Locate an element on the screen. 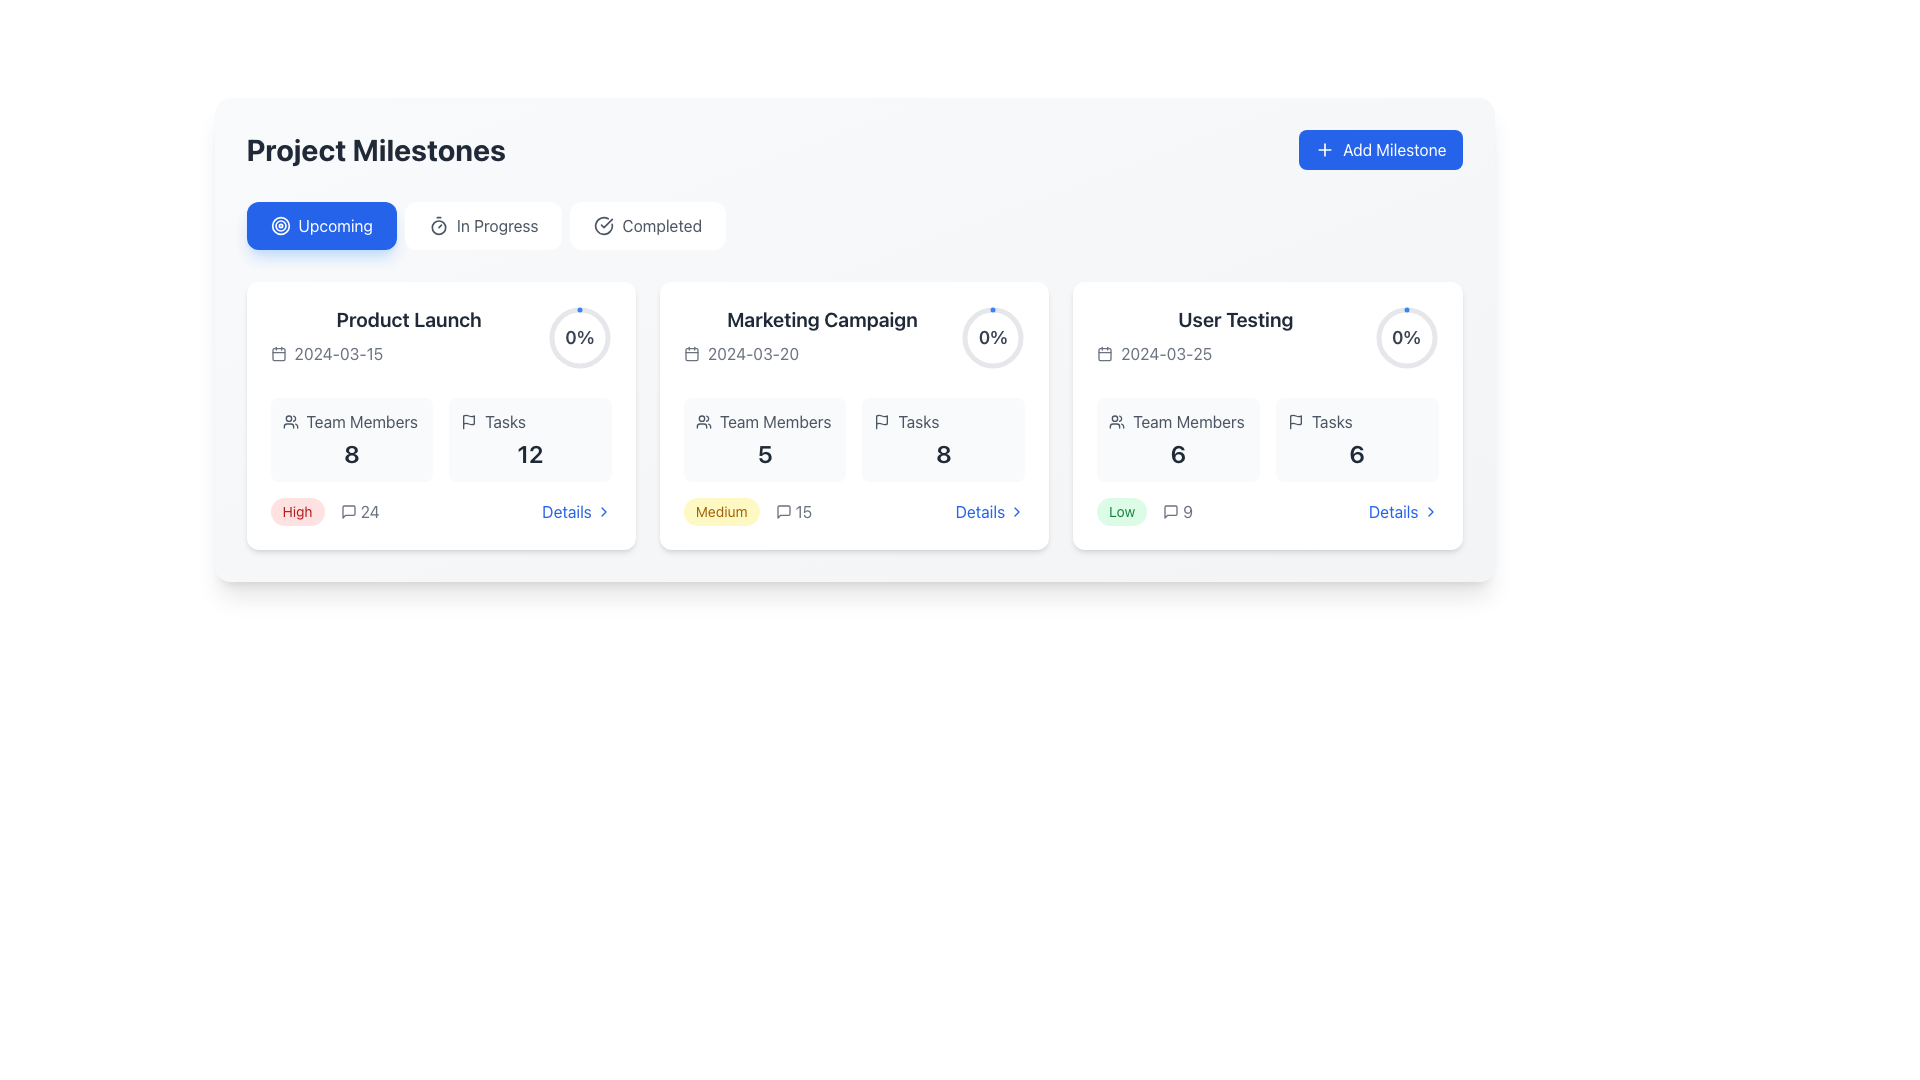 This screenshot has width=1920, height=1080. the minimalistic outline flag icon located at the top-left part of the User Testing milestone card's header section is located at coordinates (1295, 419).